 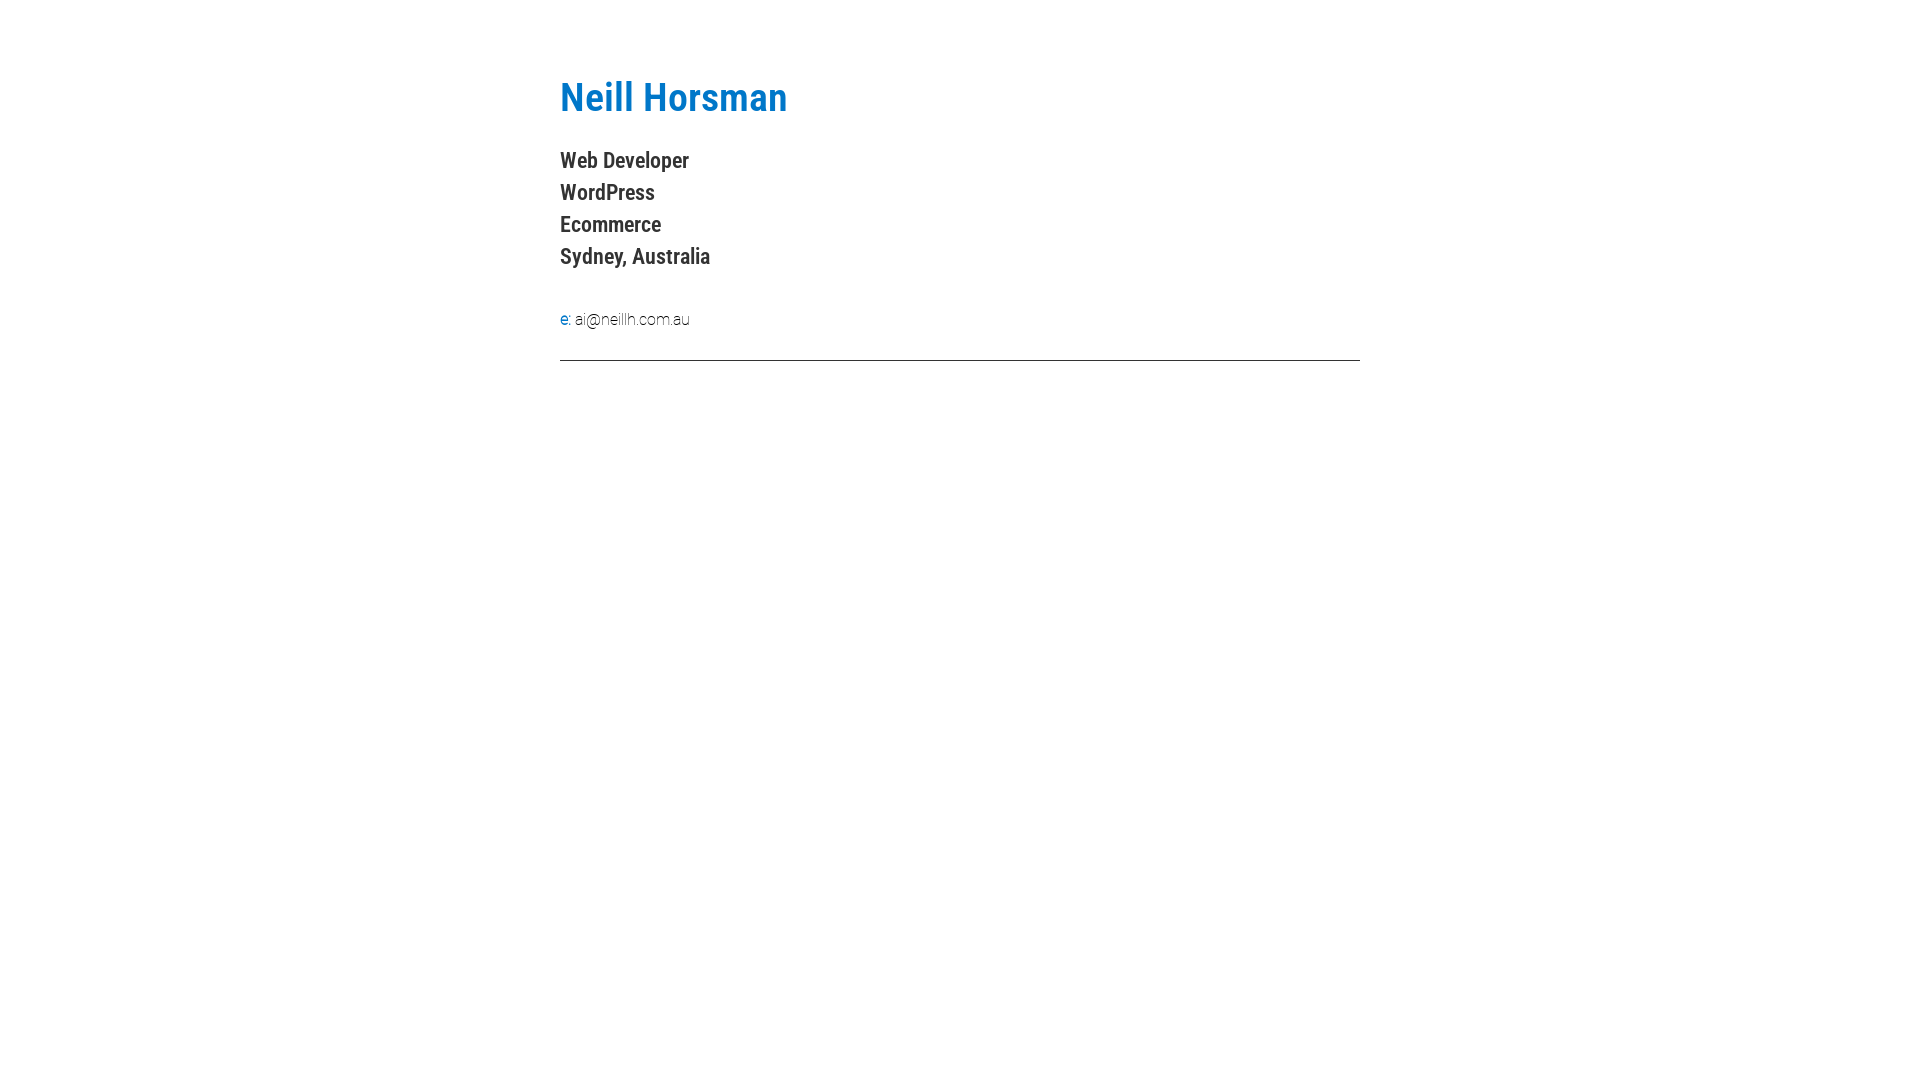 I want to click on 'ai@neillh.com.au', so click(x=631, y=318).